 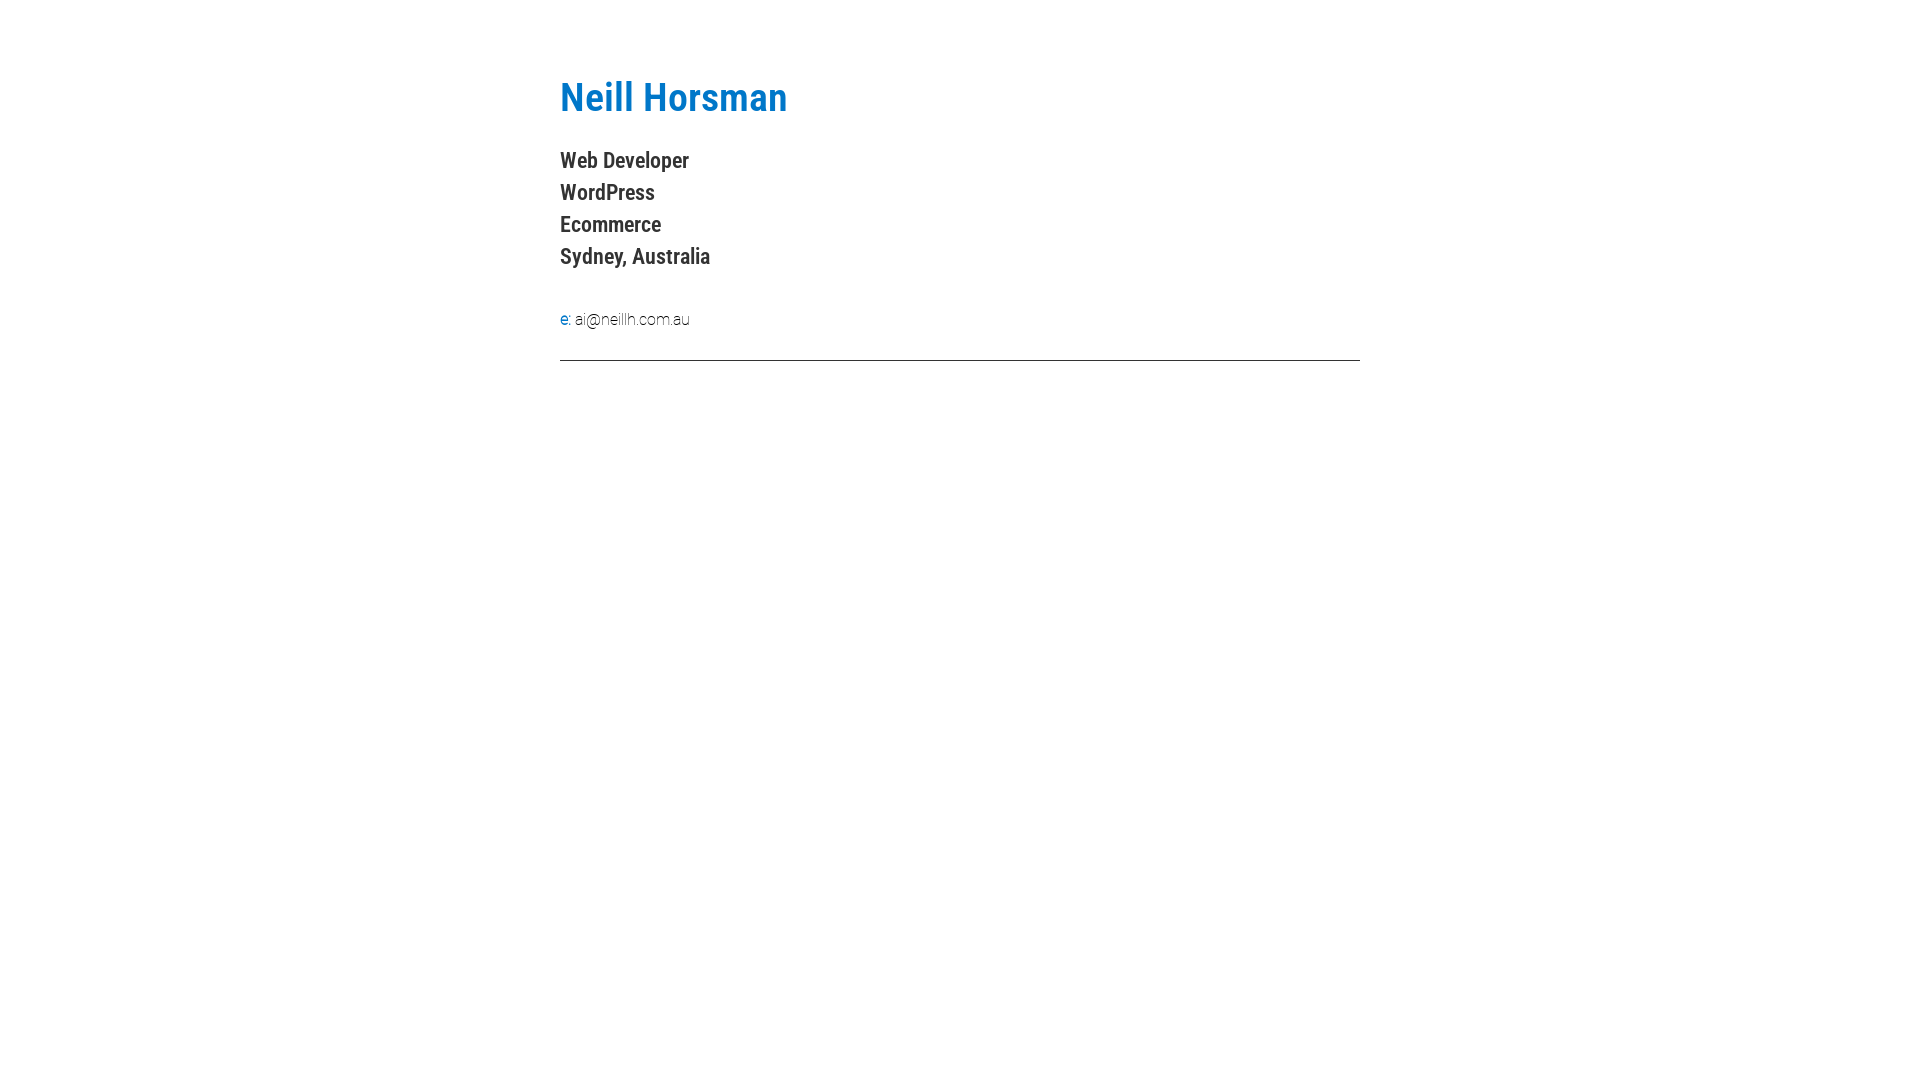 I want to click on 'ai@neillh.com.au', so click(x=631, y=318).